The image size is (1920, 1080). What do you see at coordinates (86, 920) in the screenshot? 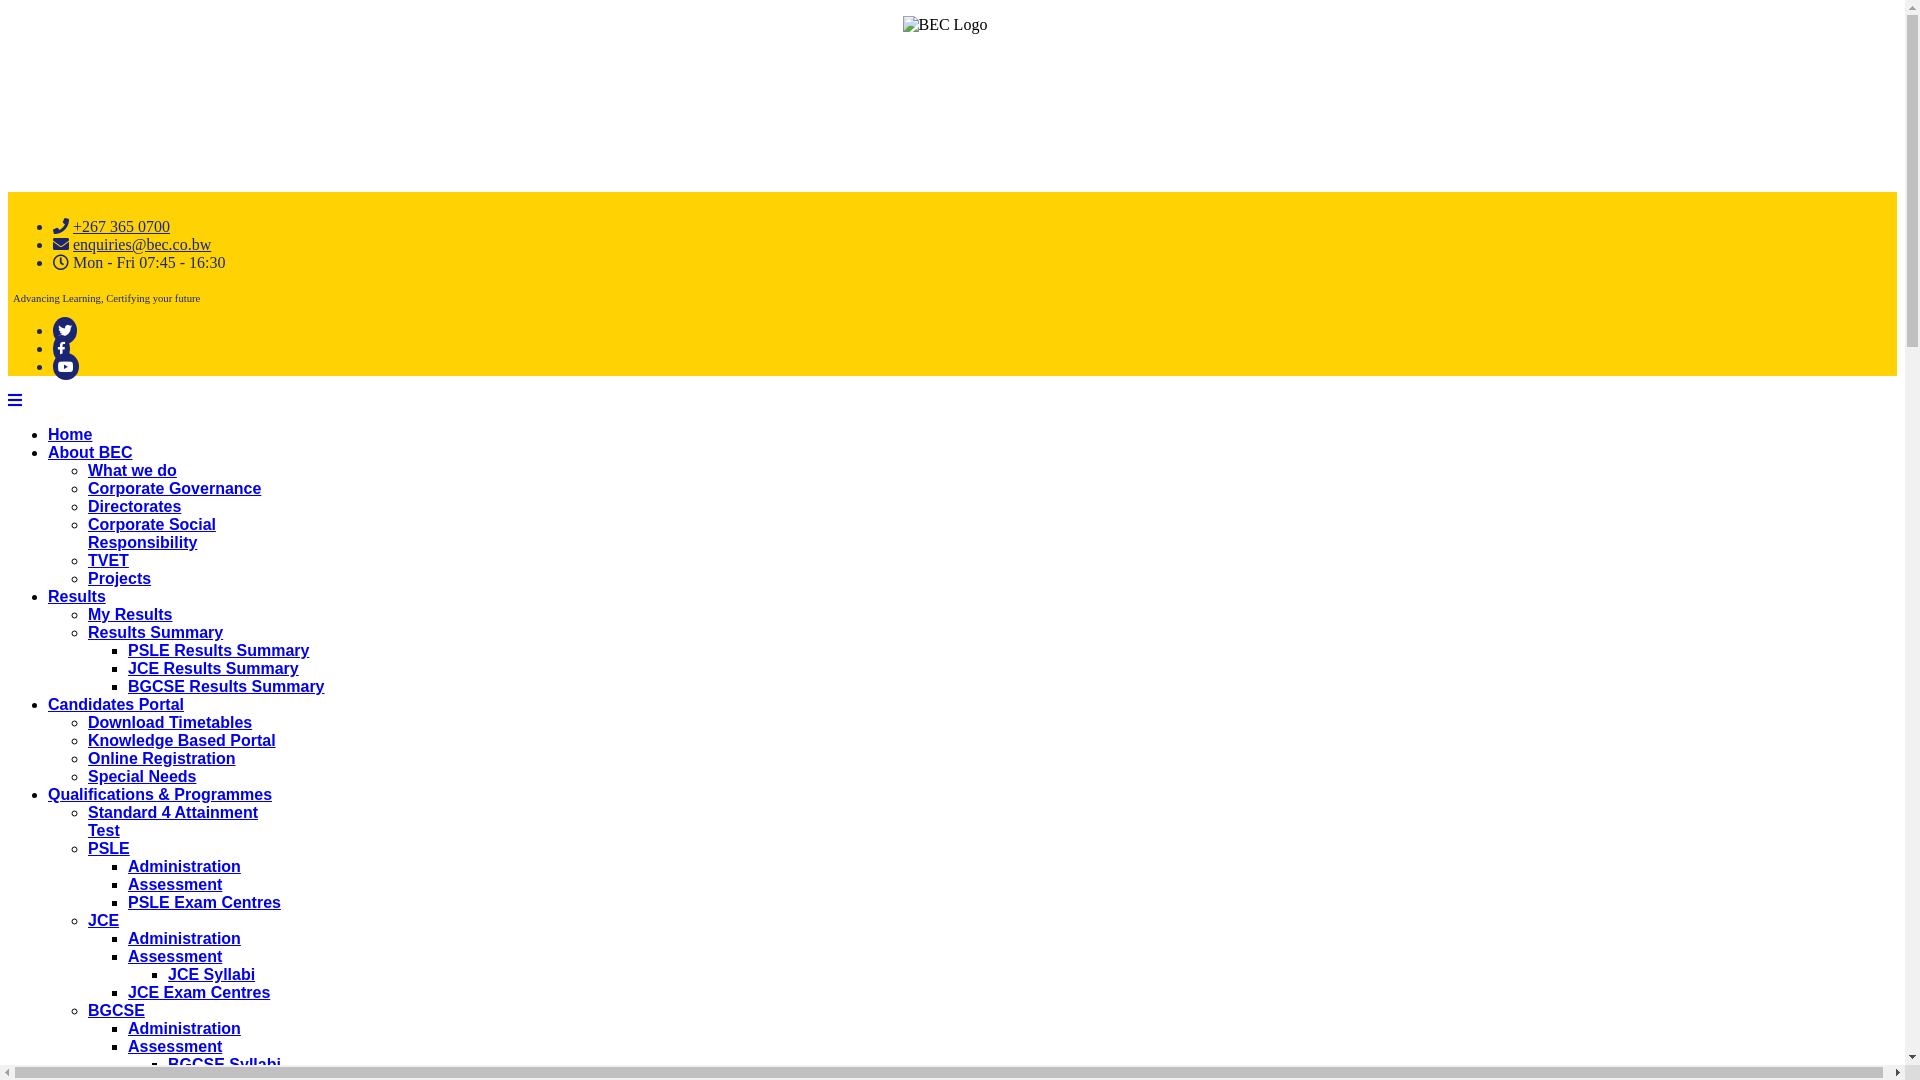
I see `'JCE'` at bounding box center [86, 920].